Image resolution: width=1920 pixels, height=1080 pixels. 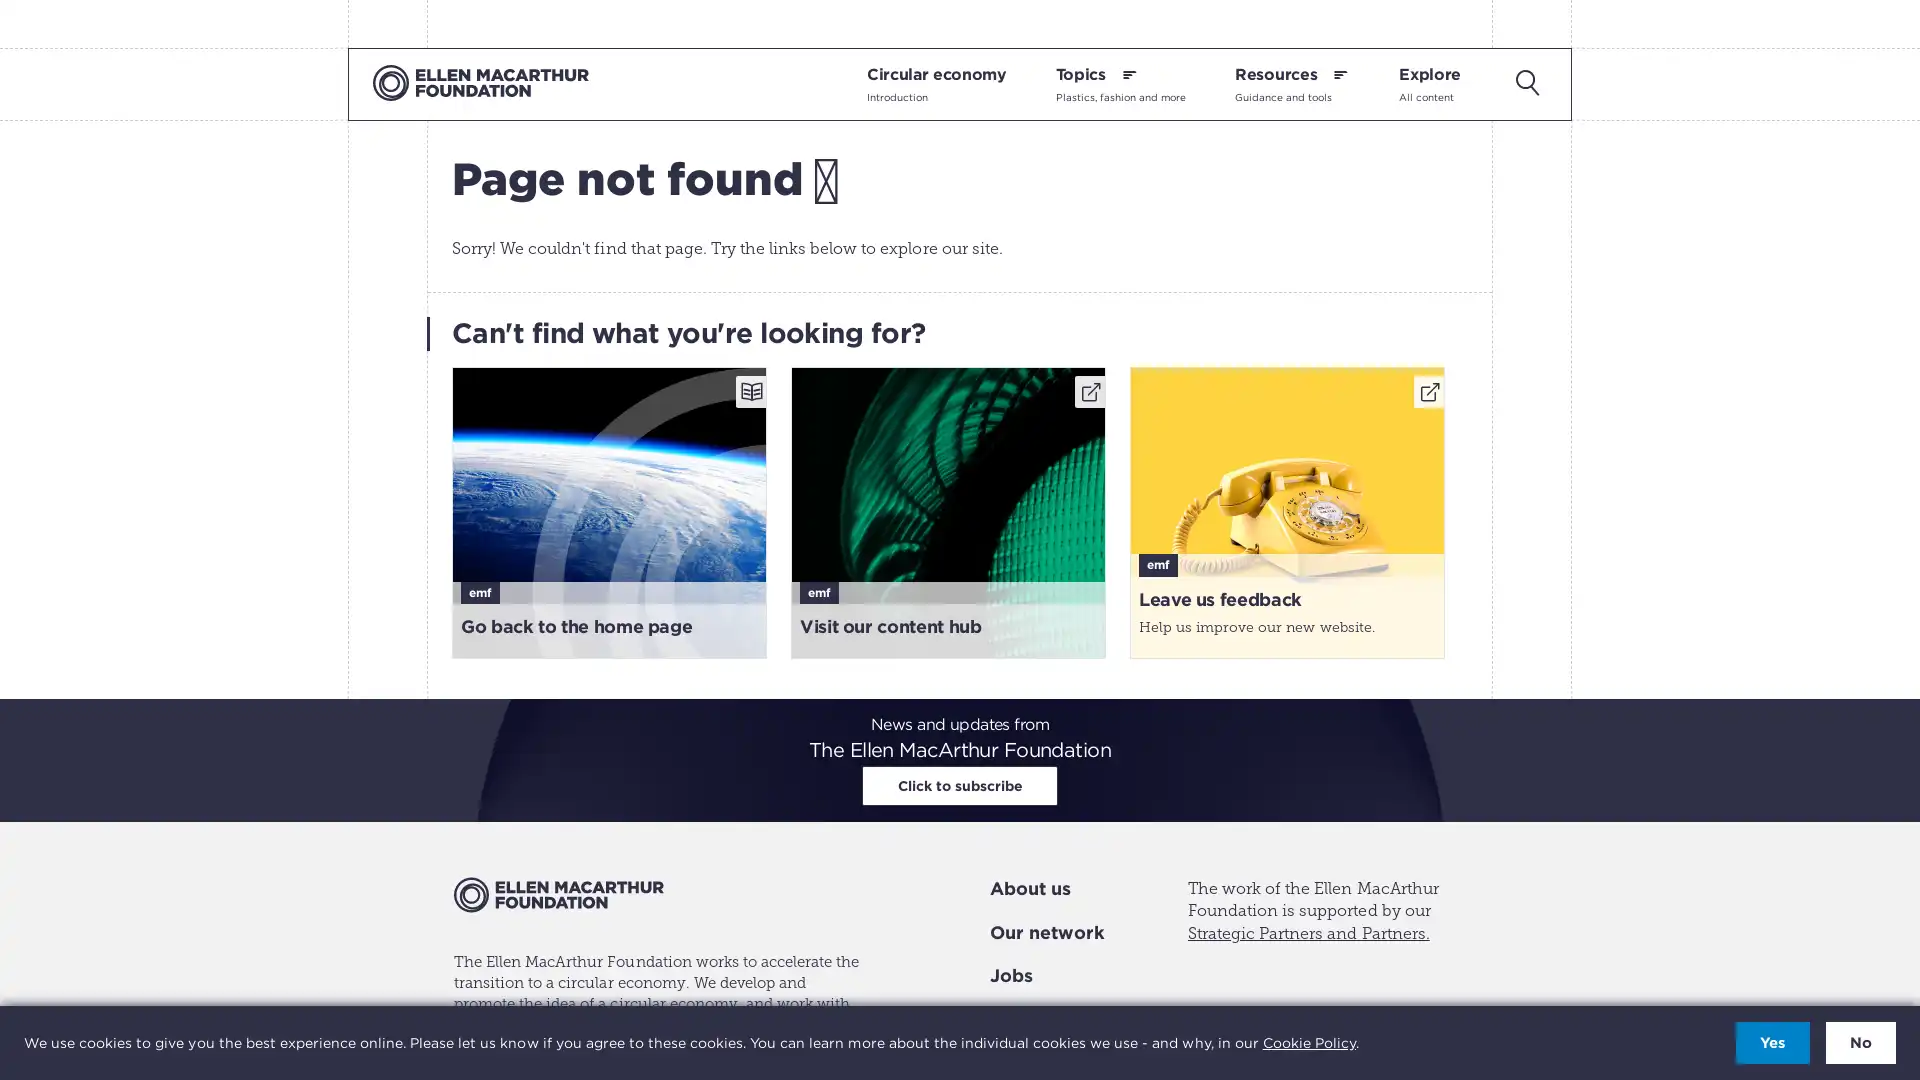 What do you see at coordinates (1860, 1041) in the screenshot?
I see `Decline cookies` at bounding box center [1860, 1041].